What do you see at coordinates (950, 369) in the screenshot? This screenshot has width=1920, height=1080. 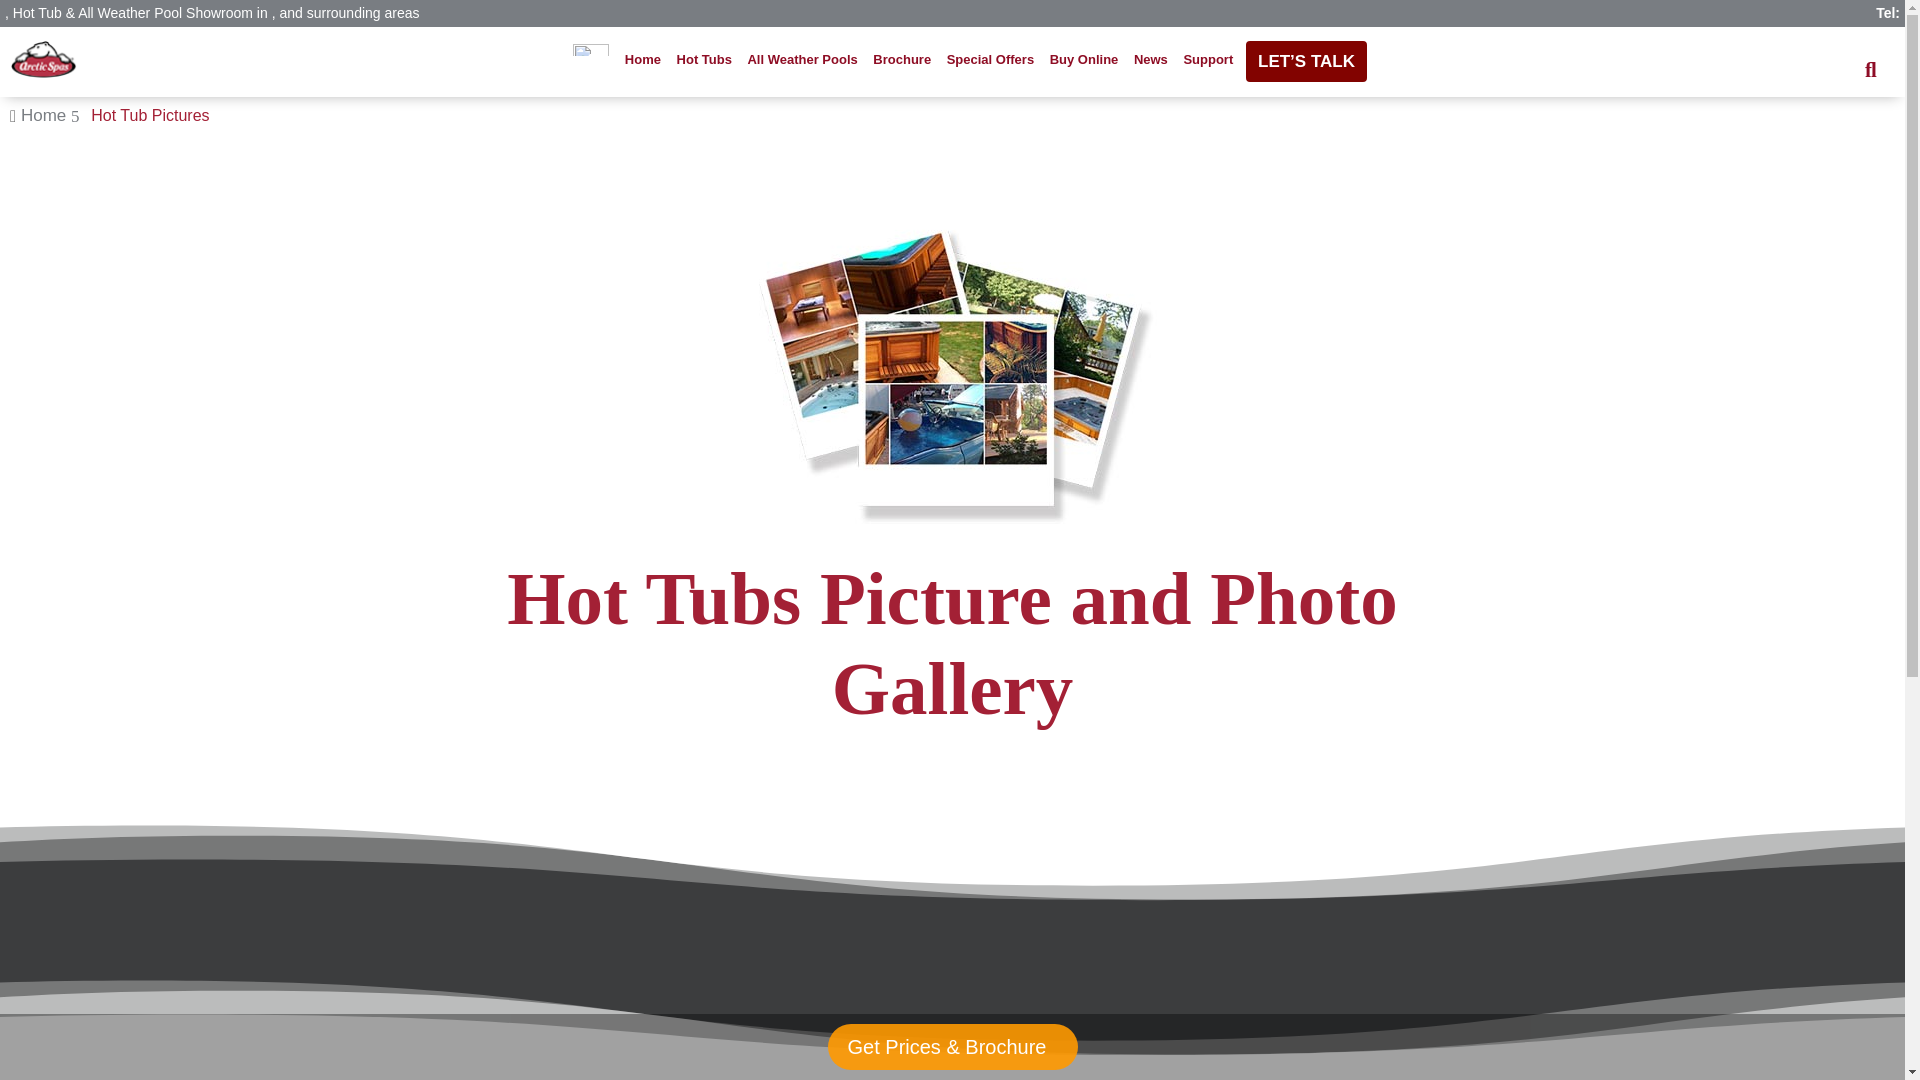 I see `'gallery hot tubs'` at bounding box center [950, 369].